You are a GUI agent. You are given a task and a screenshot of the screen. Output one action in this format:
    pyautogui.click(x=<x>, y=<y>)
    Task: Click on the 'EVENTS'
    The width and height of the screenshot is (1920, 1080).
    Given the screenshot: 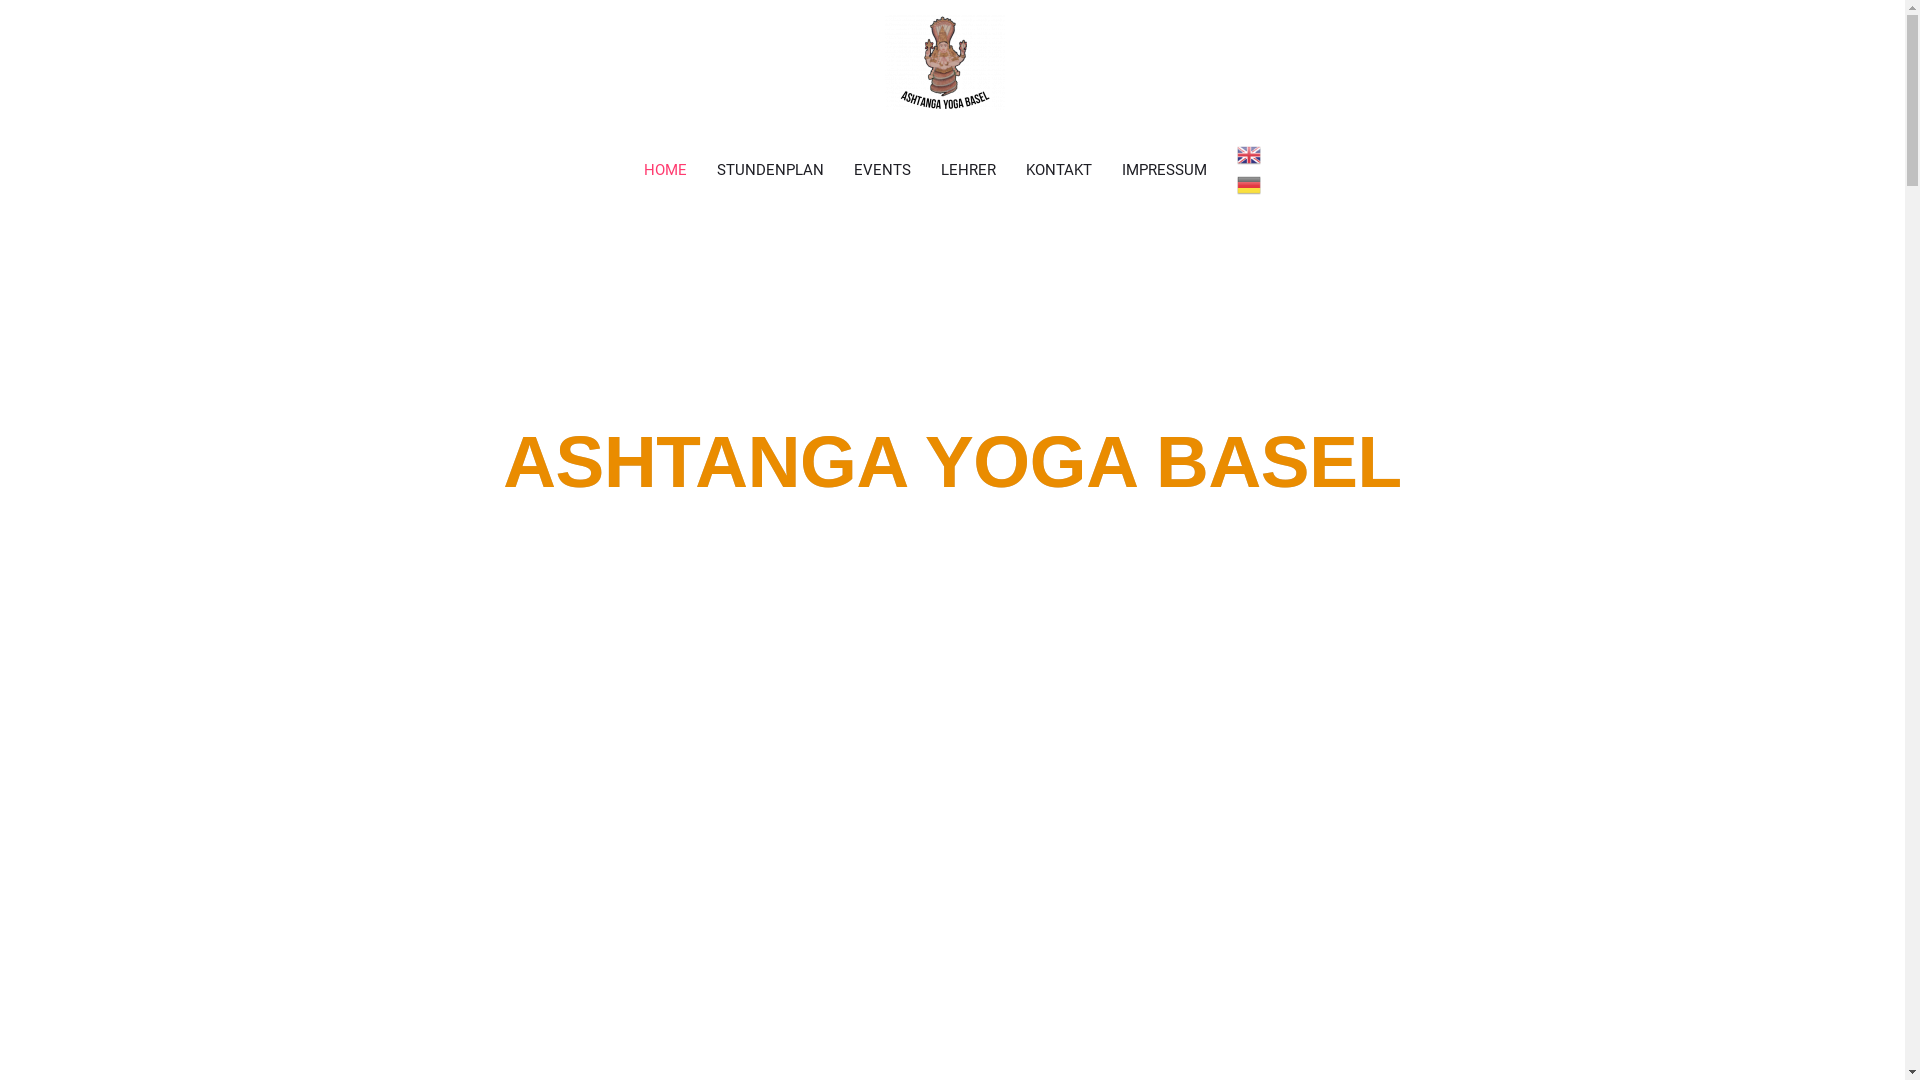 What is the action you would take?
    pyautogui.click(x=881, y=168)
    